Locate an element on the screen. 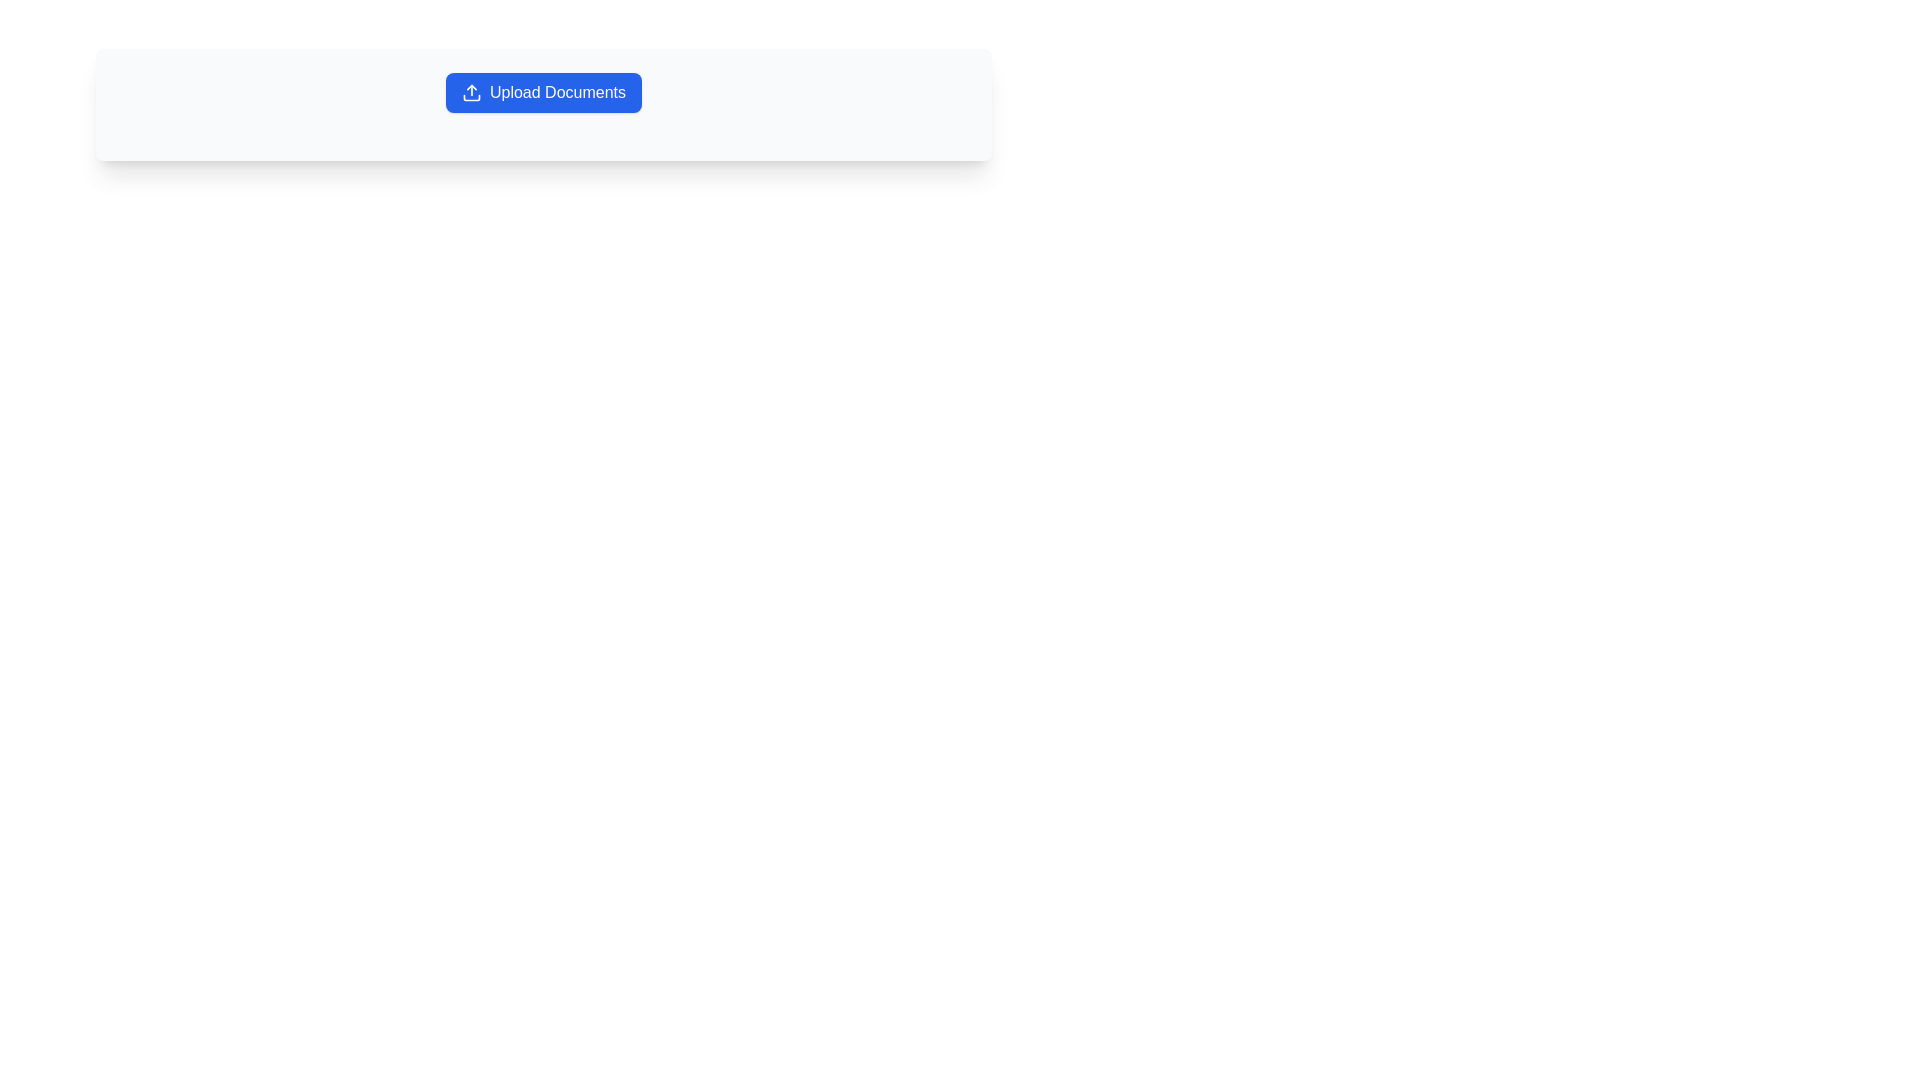 The image size is (1920, 1080). the lower part of the upload icon within the 'Upload Documents' button is located at coordinates (470, 97).